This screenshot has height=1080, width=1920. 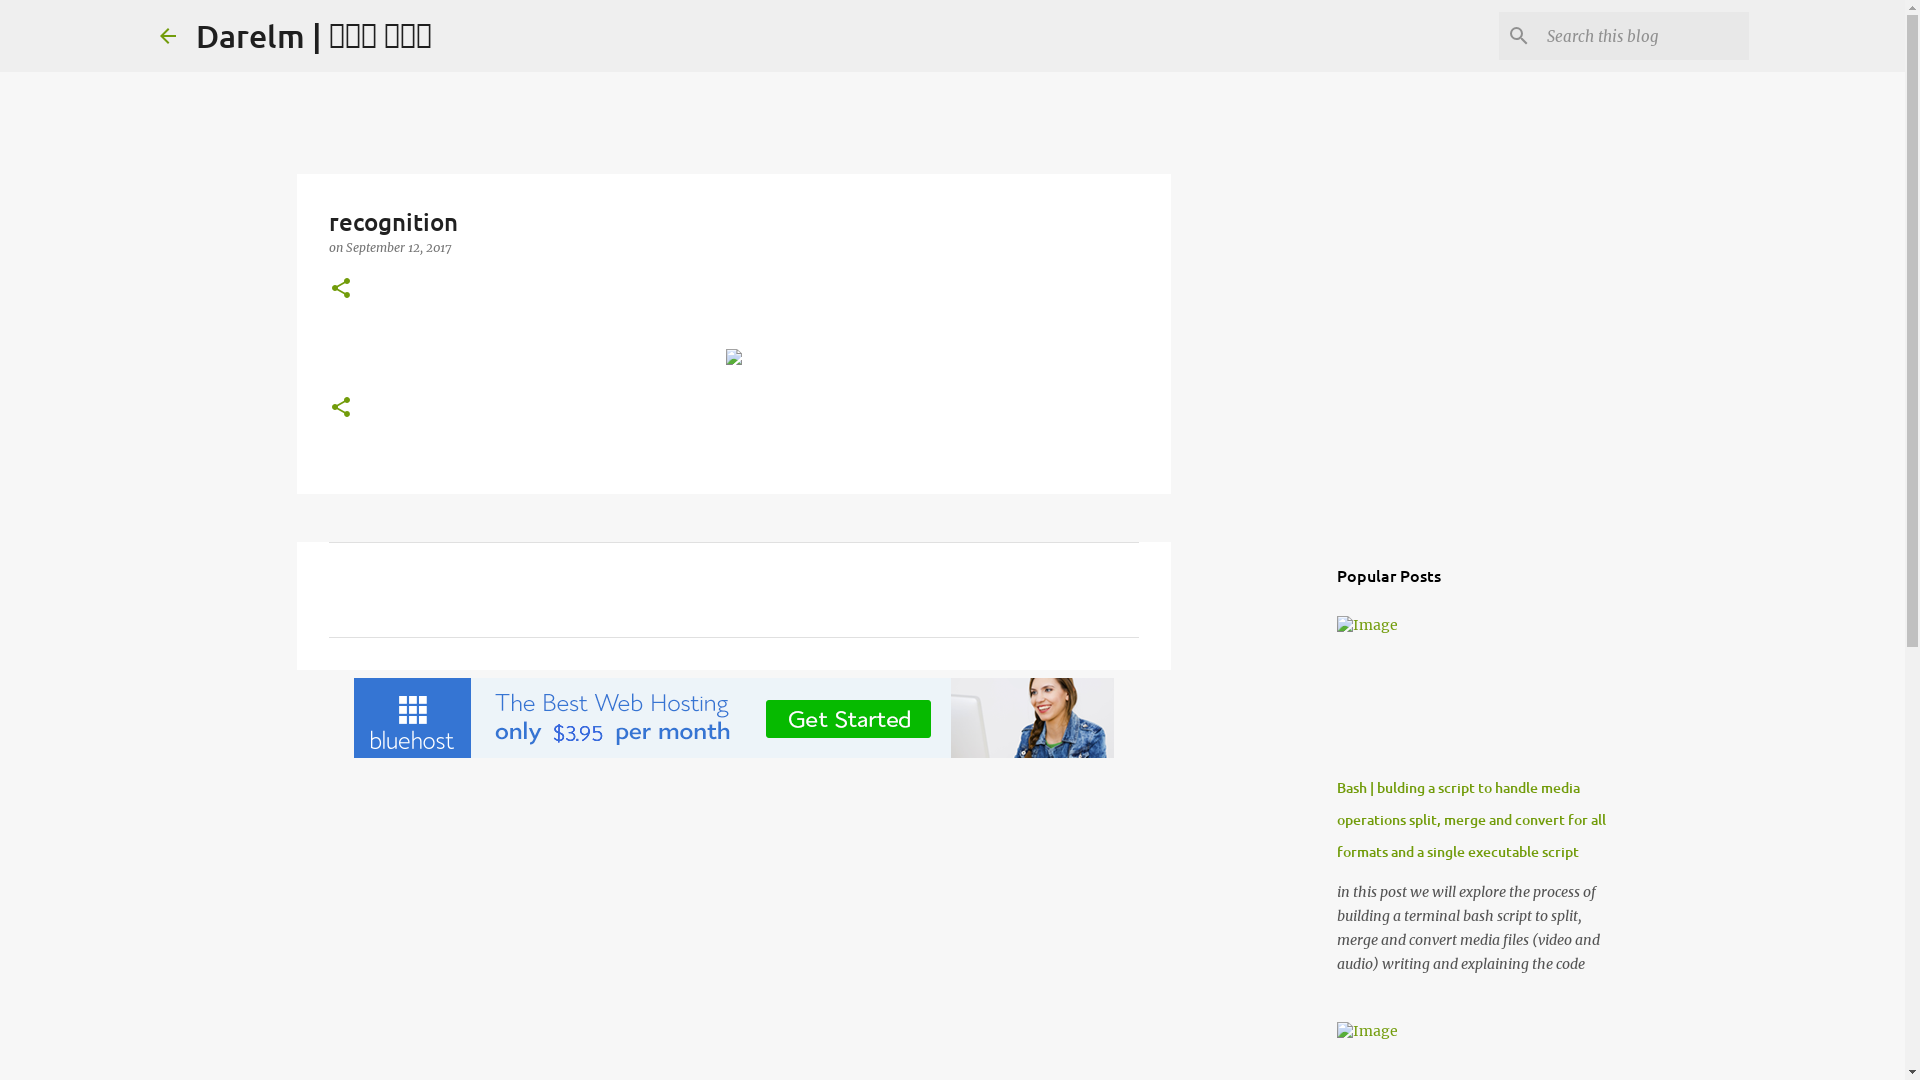 I want to click on 'September 12, 2017', so click(x=398, y=246).